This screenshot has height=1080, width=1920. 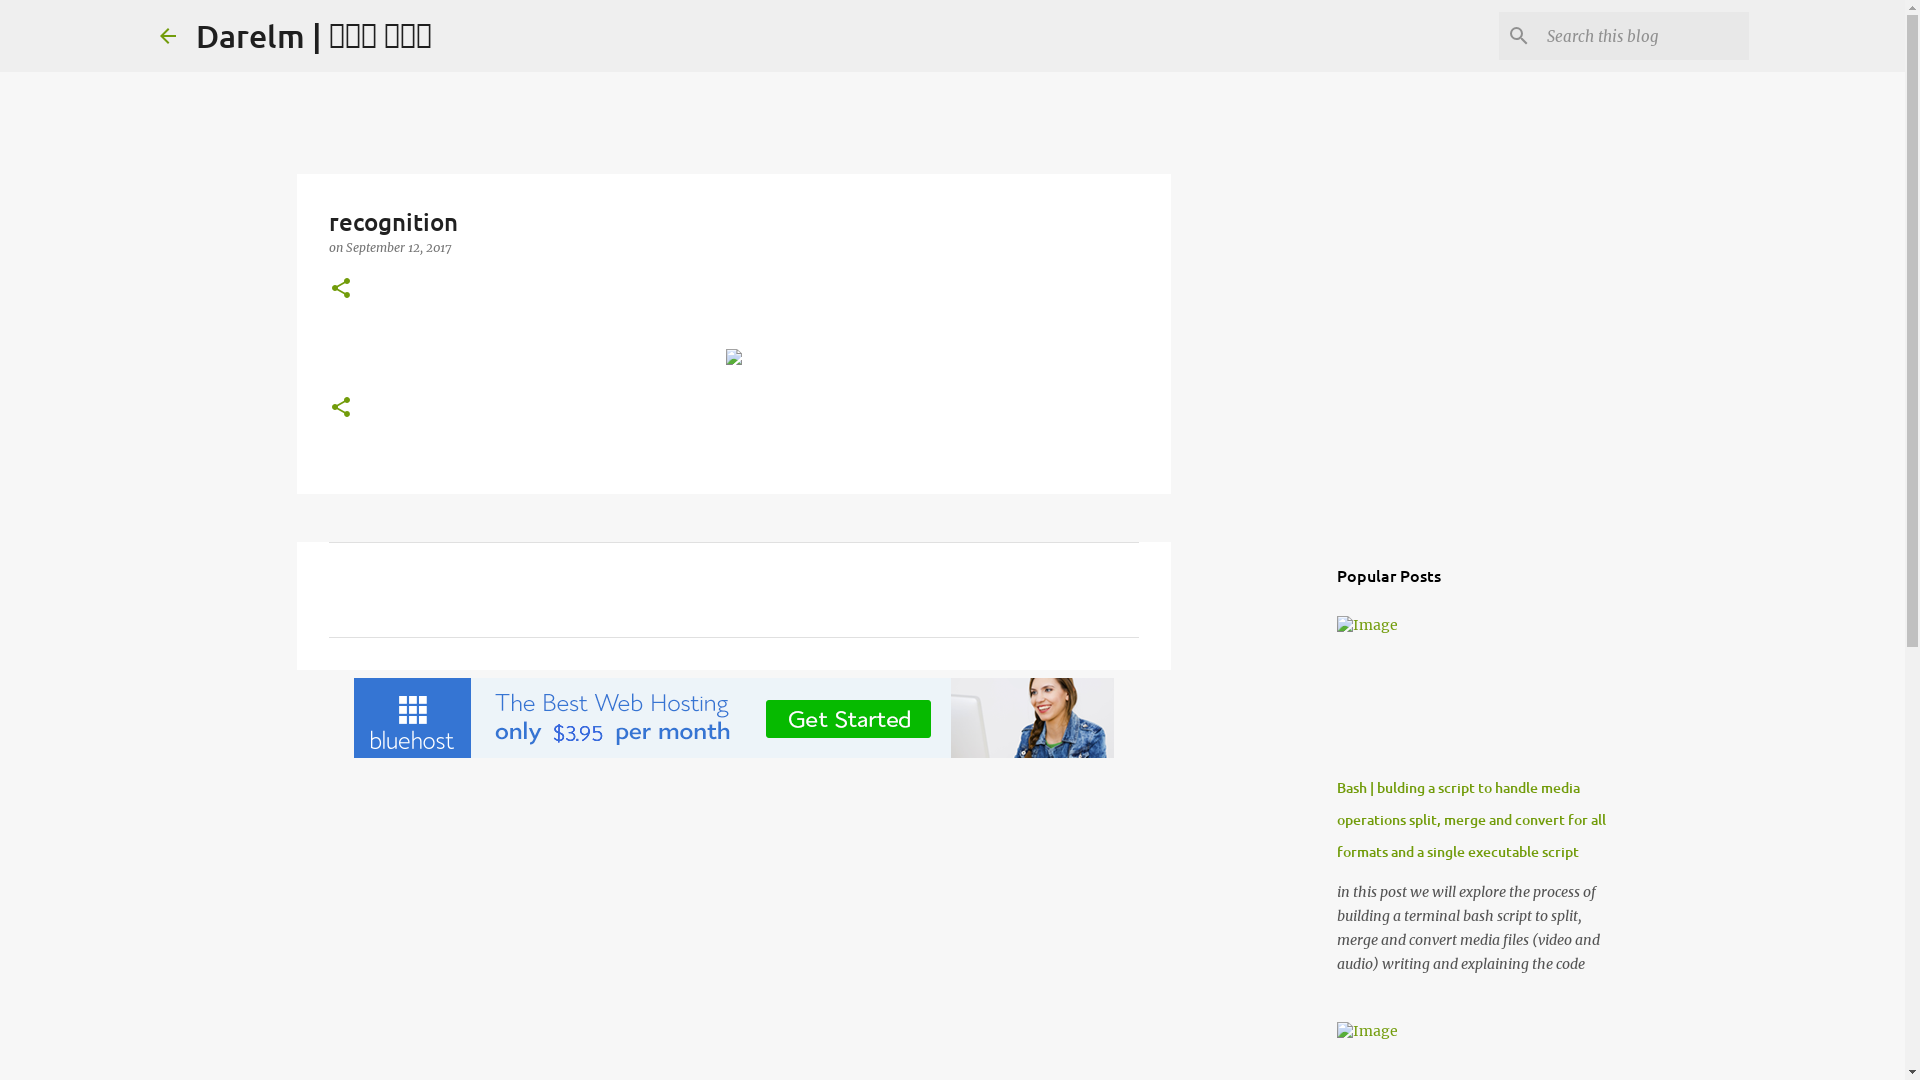 I want to click on 'September 12, 2017', so click(x=398, y=246).